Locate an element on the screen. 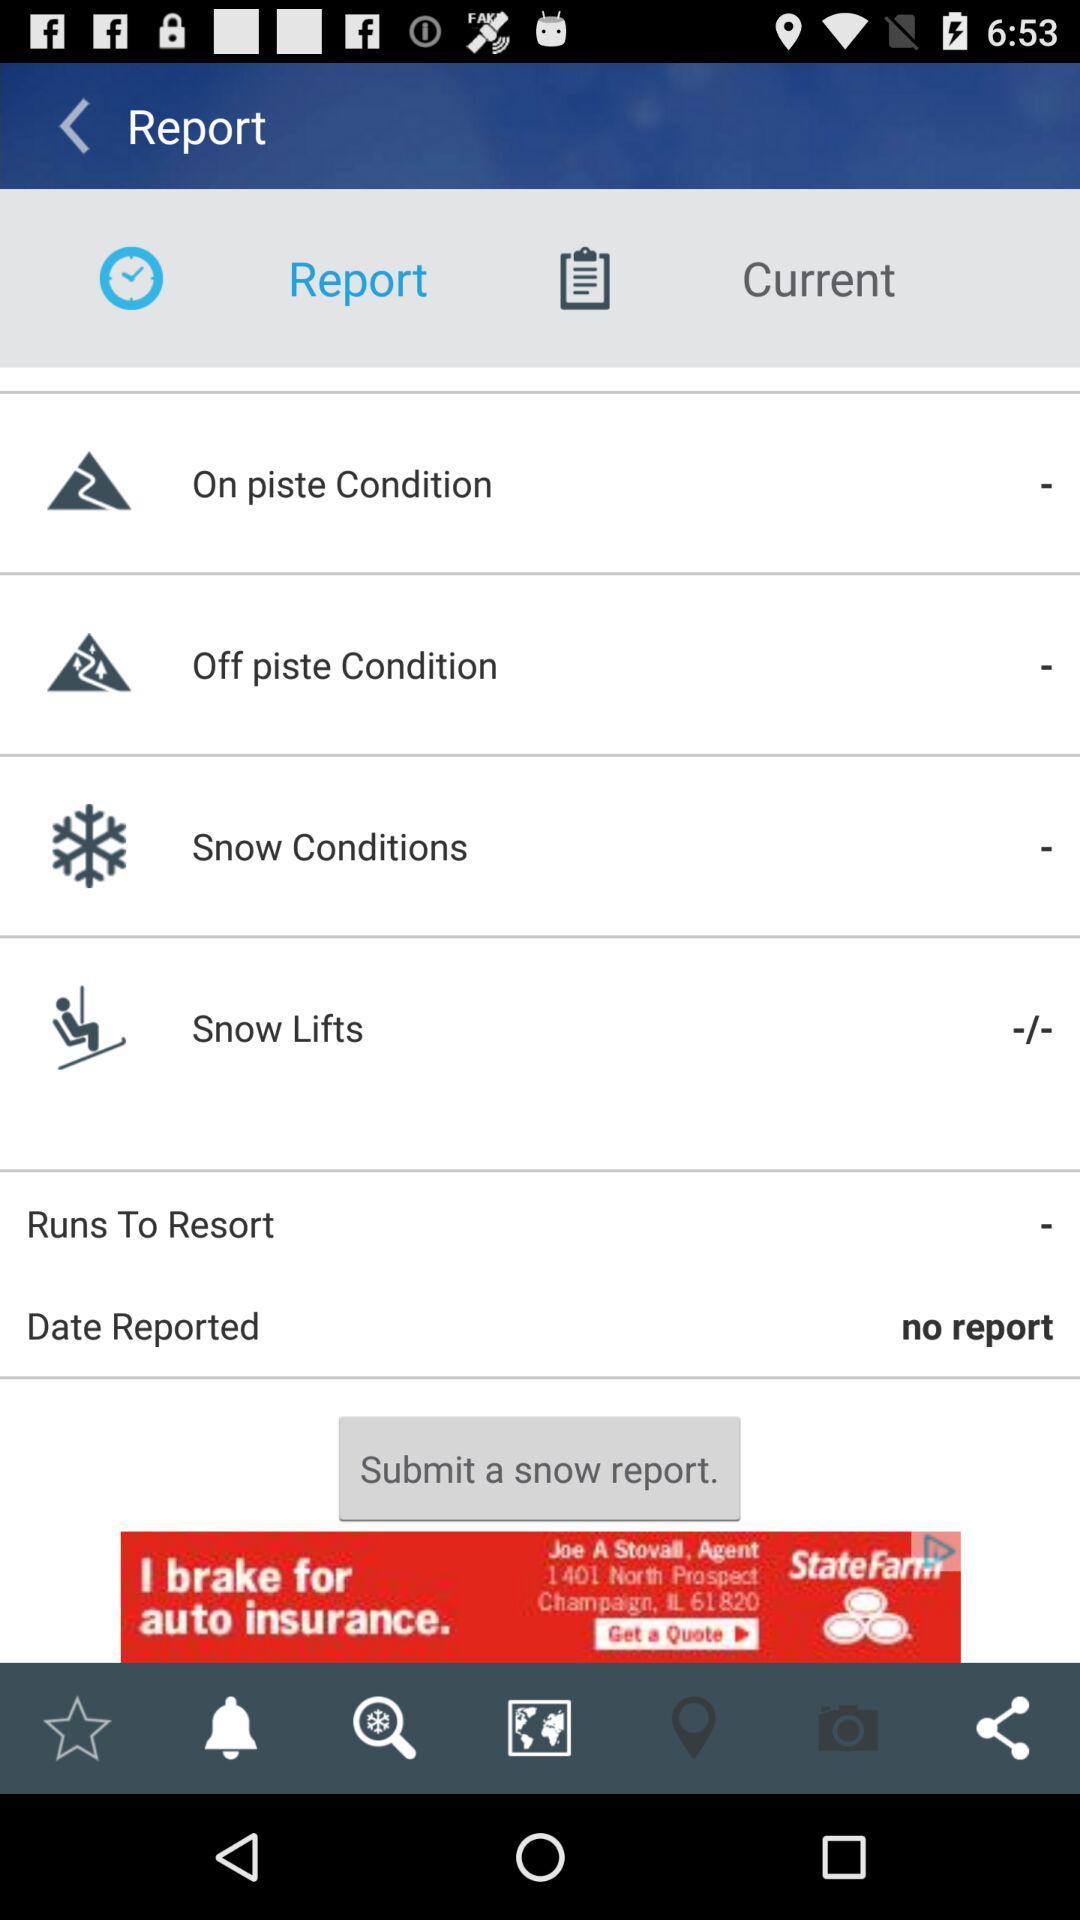 The width and height of the screenshot is (1080, 1920). the globe icon is located at coordinates (538, 1848).